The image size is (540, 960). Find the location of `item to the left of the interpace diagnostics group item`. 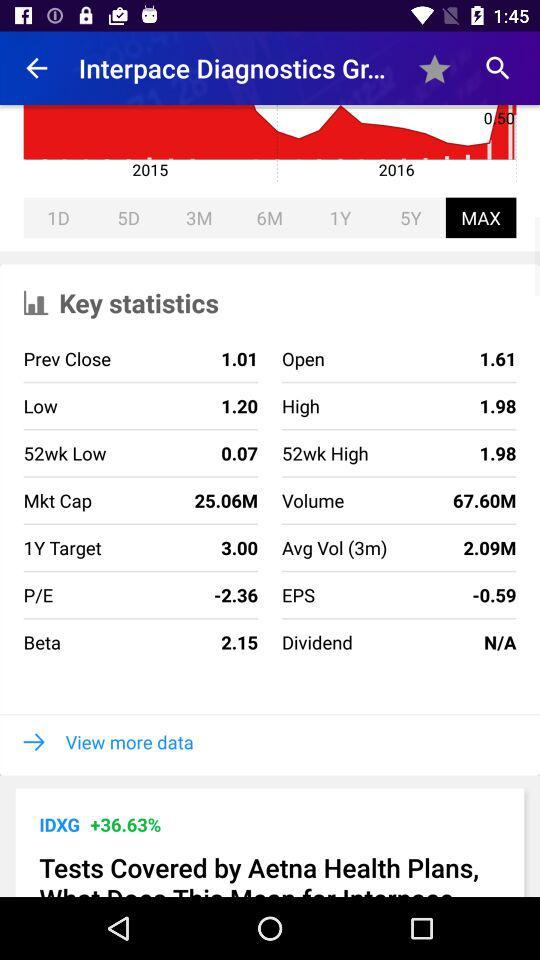

item to the left of the interpace diagnostics group item is located at coordinates (36, 68).